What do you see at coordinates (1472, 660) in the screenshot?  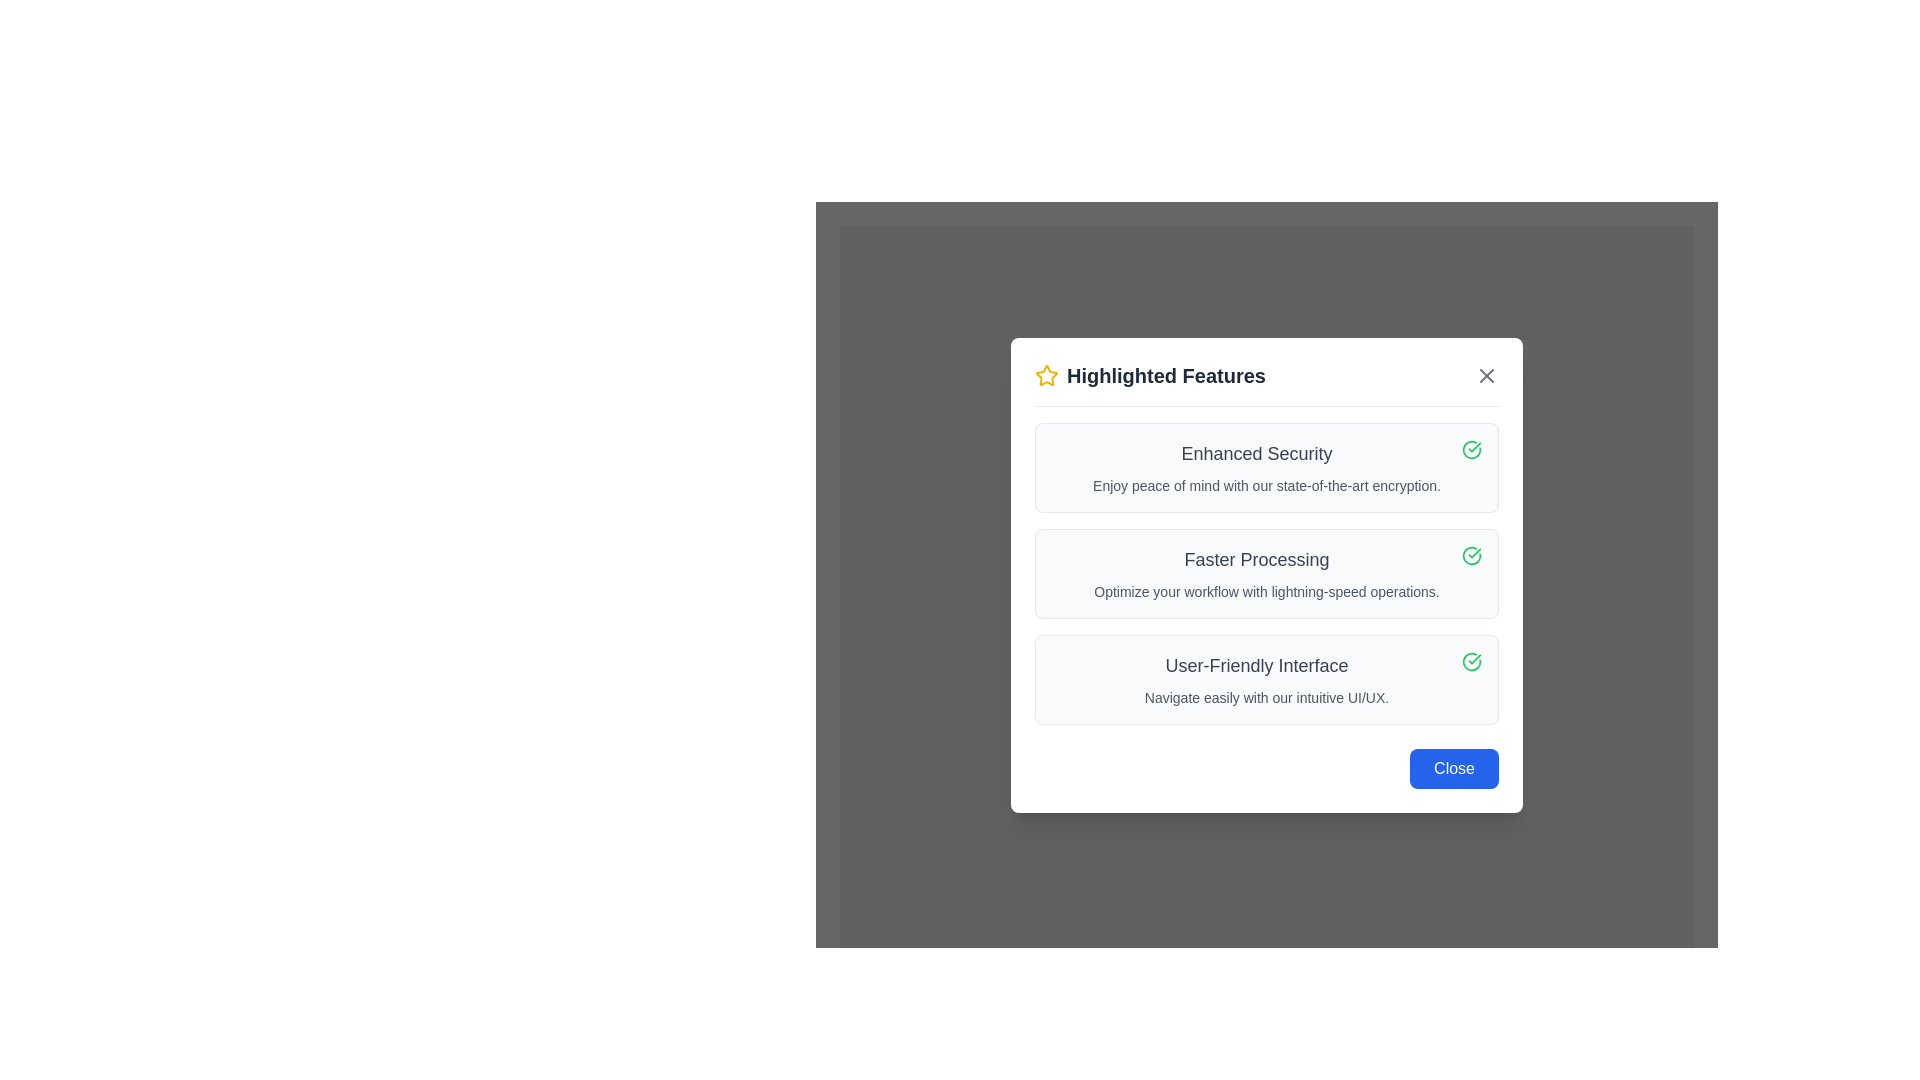 I see `the positive state icon located in the top-right corner of the 'User-Friendly Interface' section in the 'Highlighted Features' modal` at bounding box center [1472, 660].